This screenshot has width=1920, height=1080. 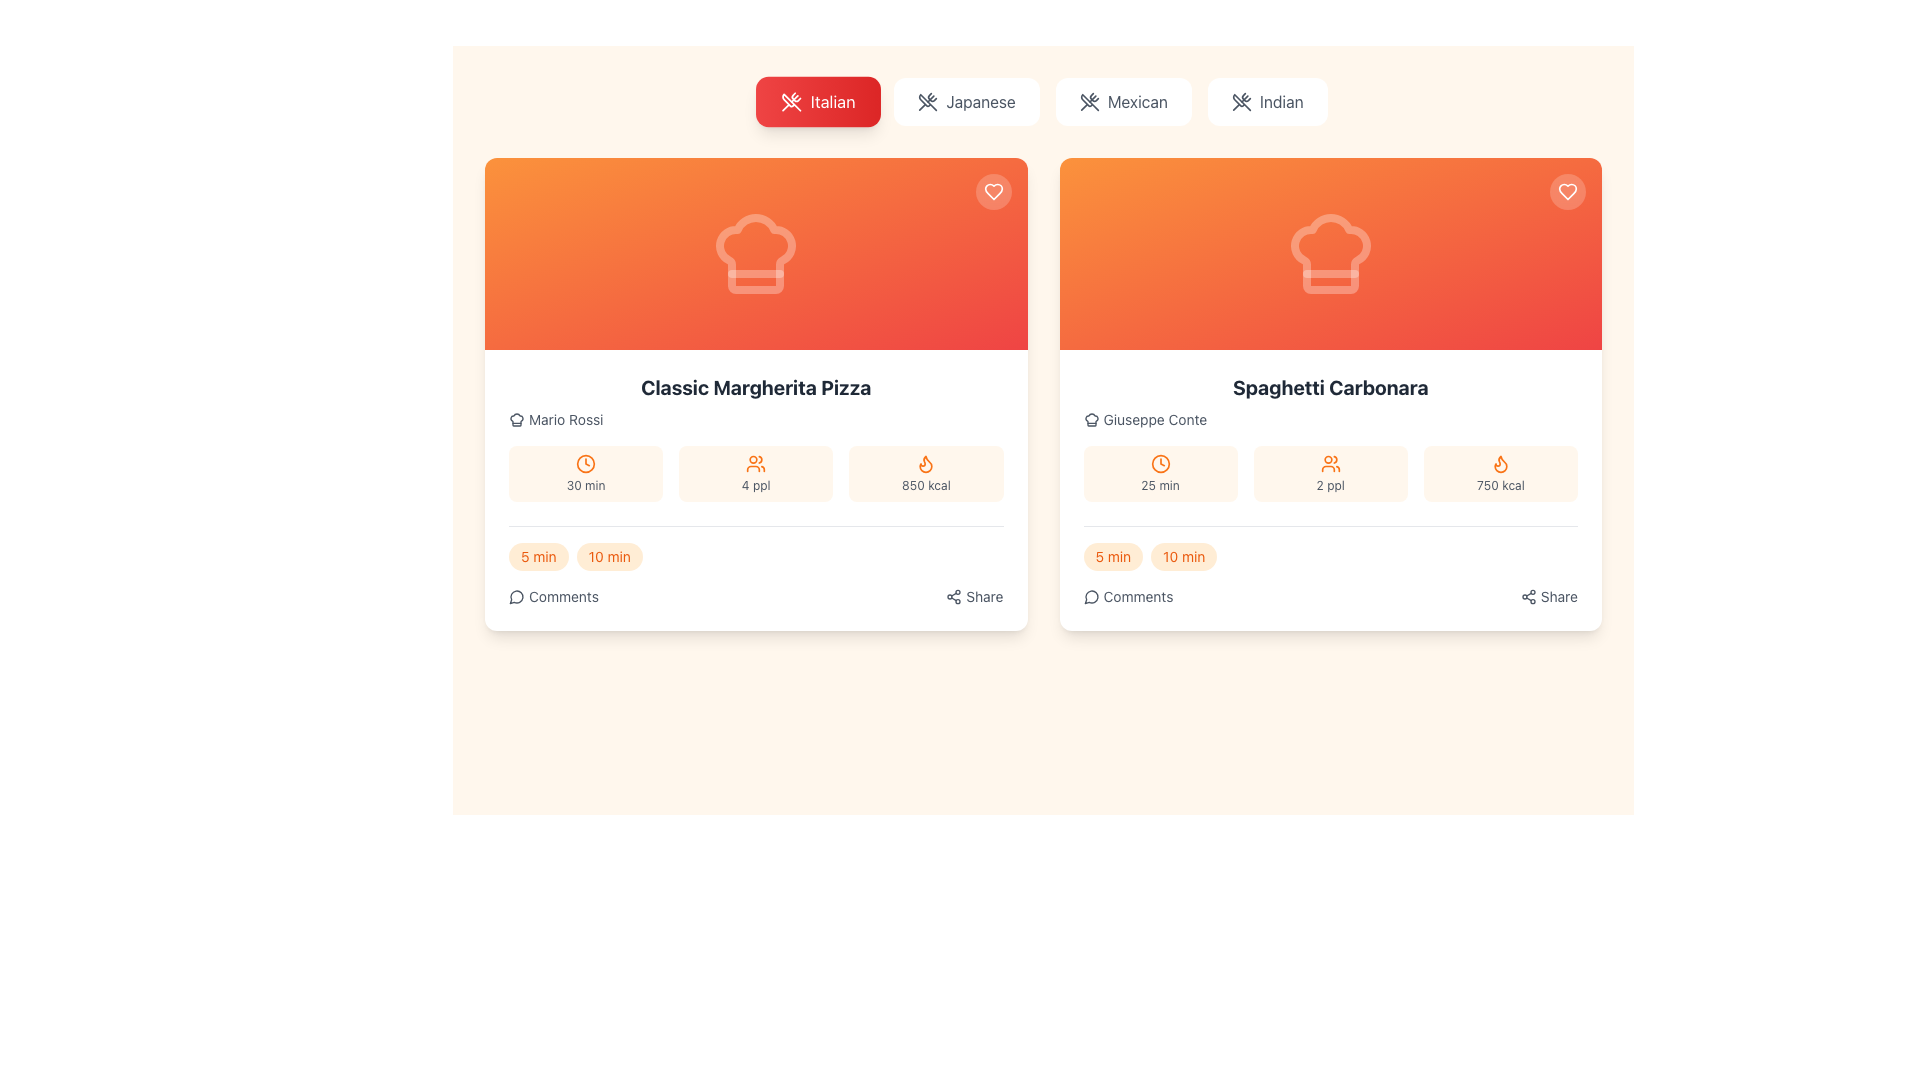 I want to click on the horizontal menu with interactive buttons located at the bottom of the 'Spaghetti Carbonara' card, so click(x=1330, y=596).